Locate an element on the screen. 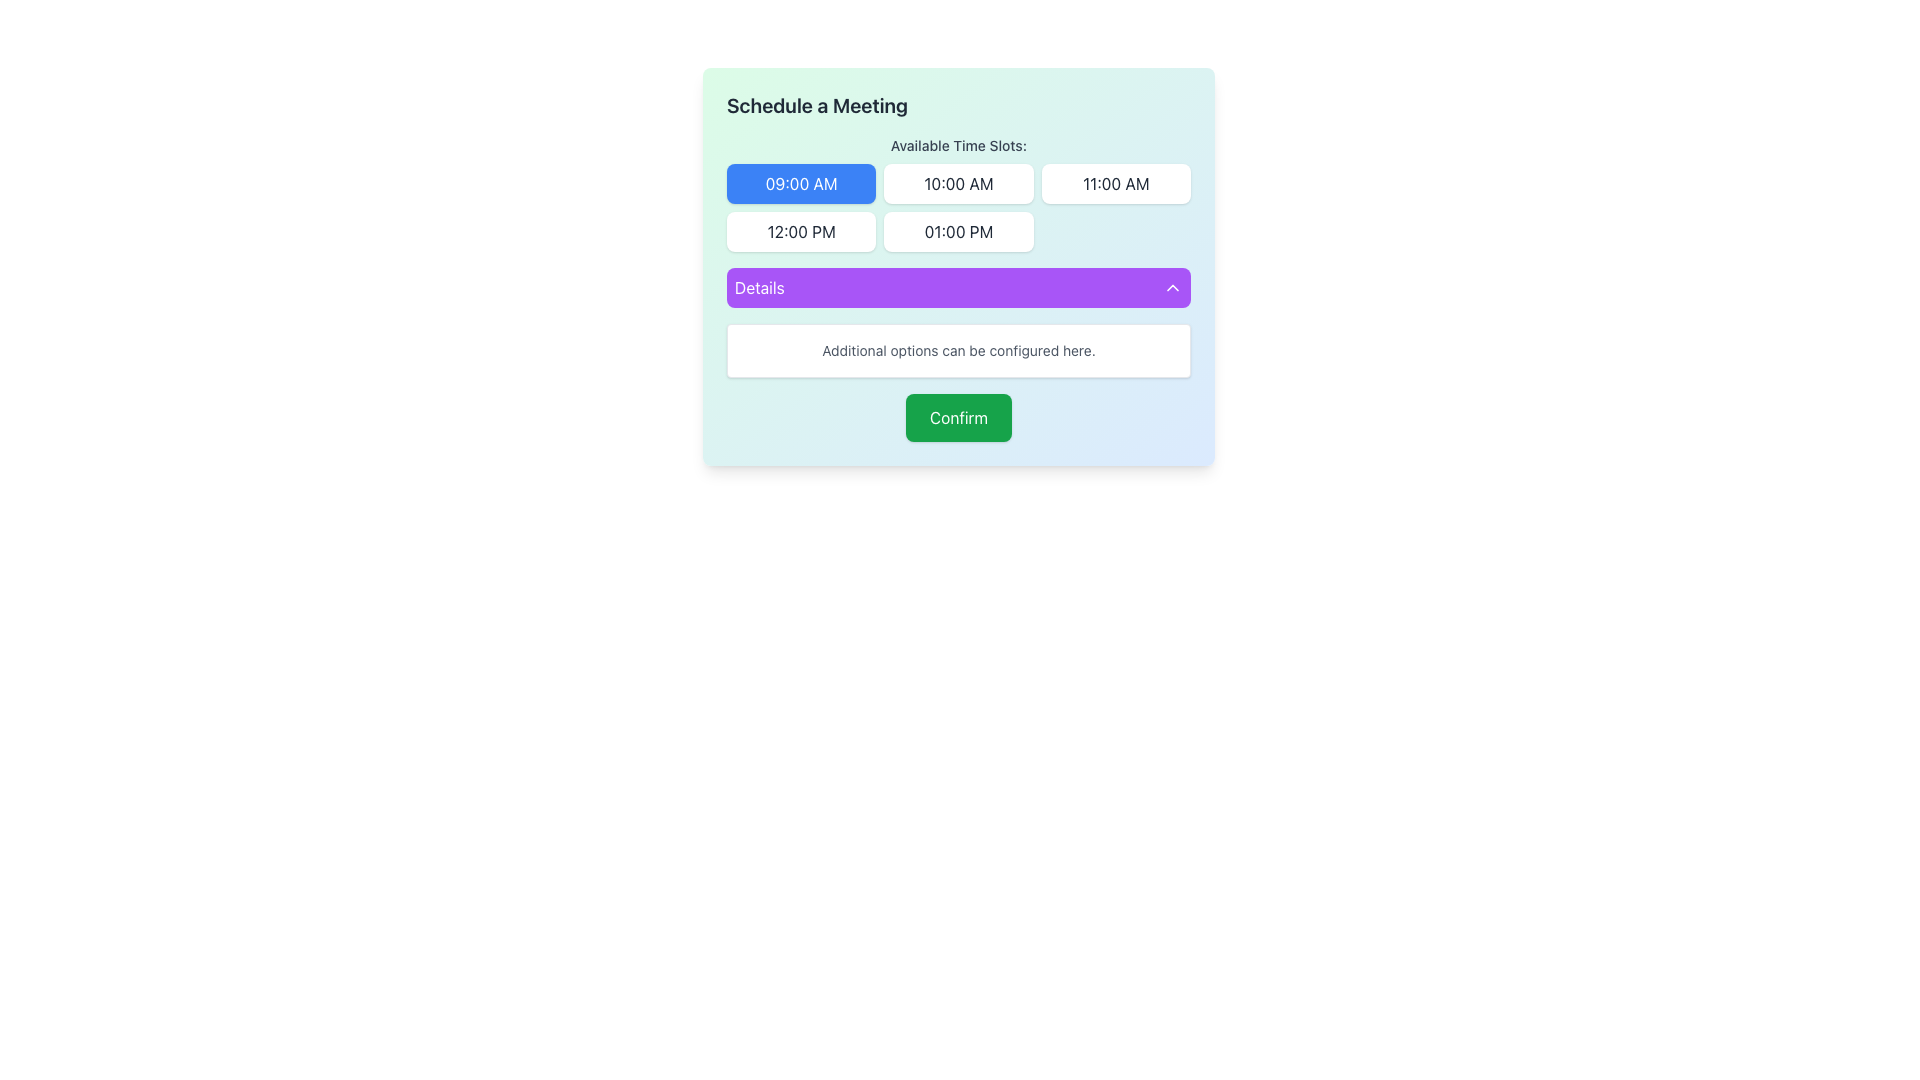 This screenshot has width=1920, height=1080. the purple 'Details' button with rounded edges is located at coordinates (958, 288).